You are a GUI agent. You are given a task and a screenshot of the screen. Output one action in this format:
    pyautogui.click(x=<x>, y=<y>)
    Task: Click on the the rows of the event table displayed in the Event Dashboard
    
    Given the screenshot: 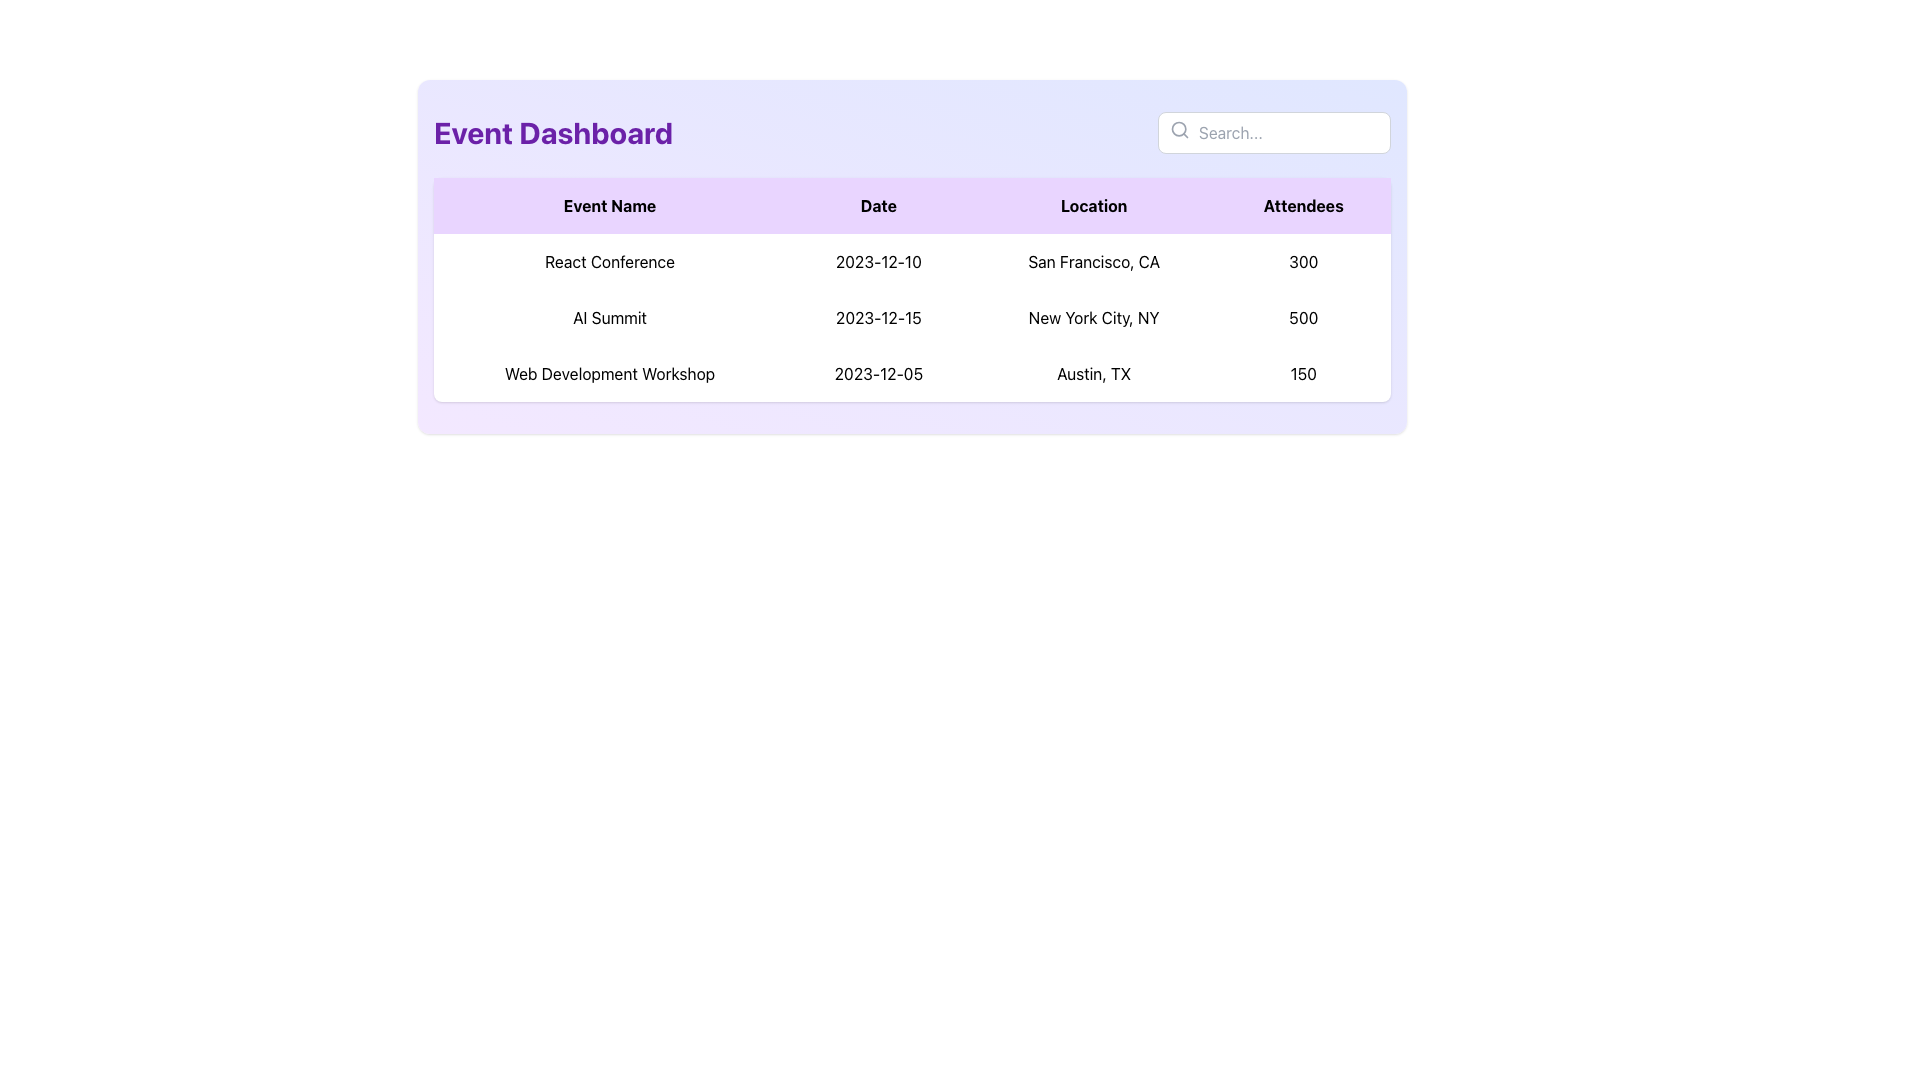 What is the action you would take?
    pyautogui.click(x=911, y=289)
    